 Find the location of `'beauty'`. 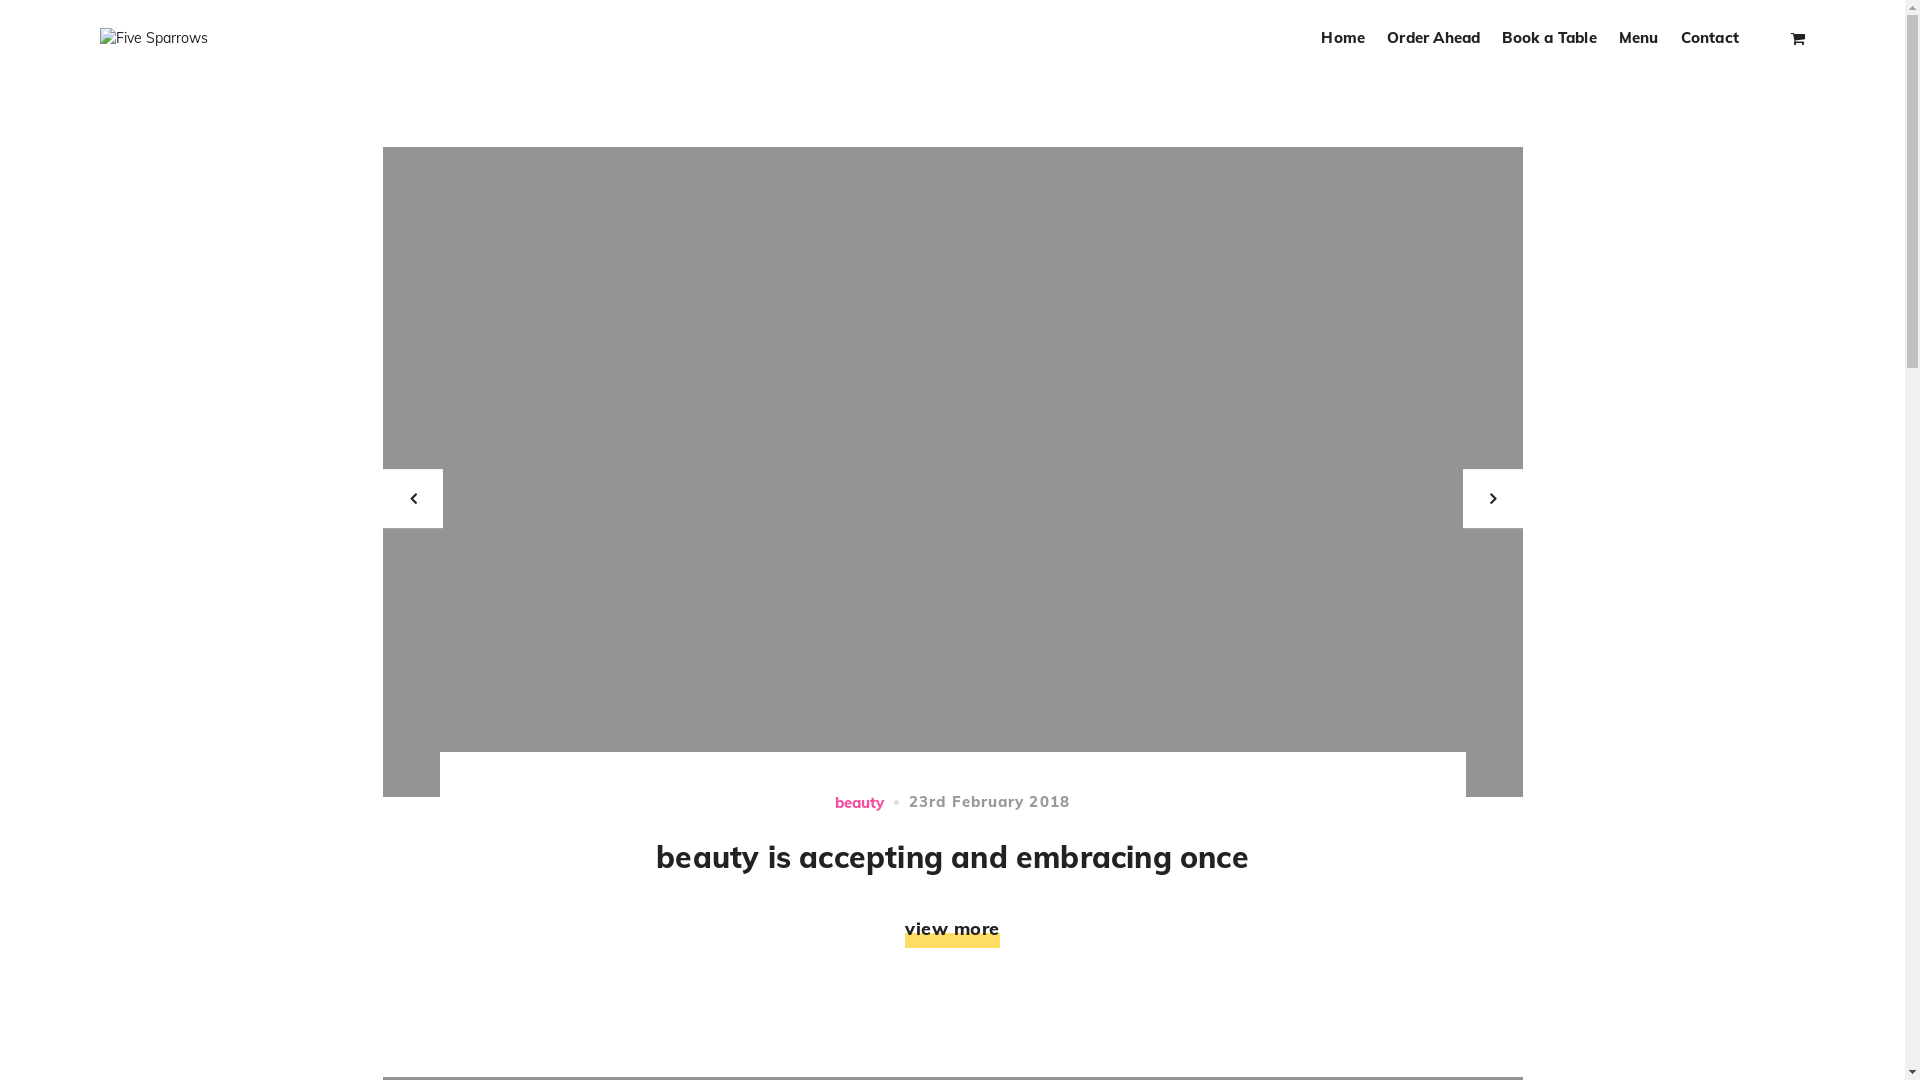

'beauty' is located at coordinates (859, 800).